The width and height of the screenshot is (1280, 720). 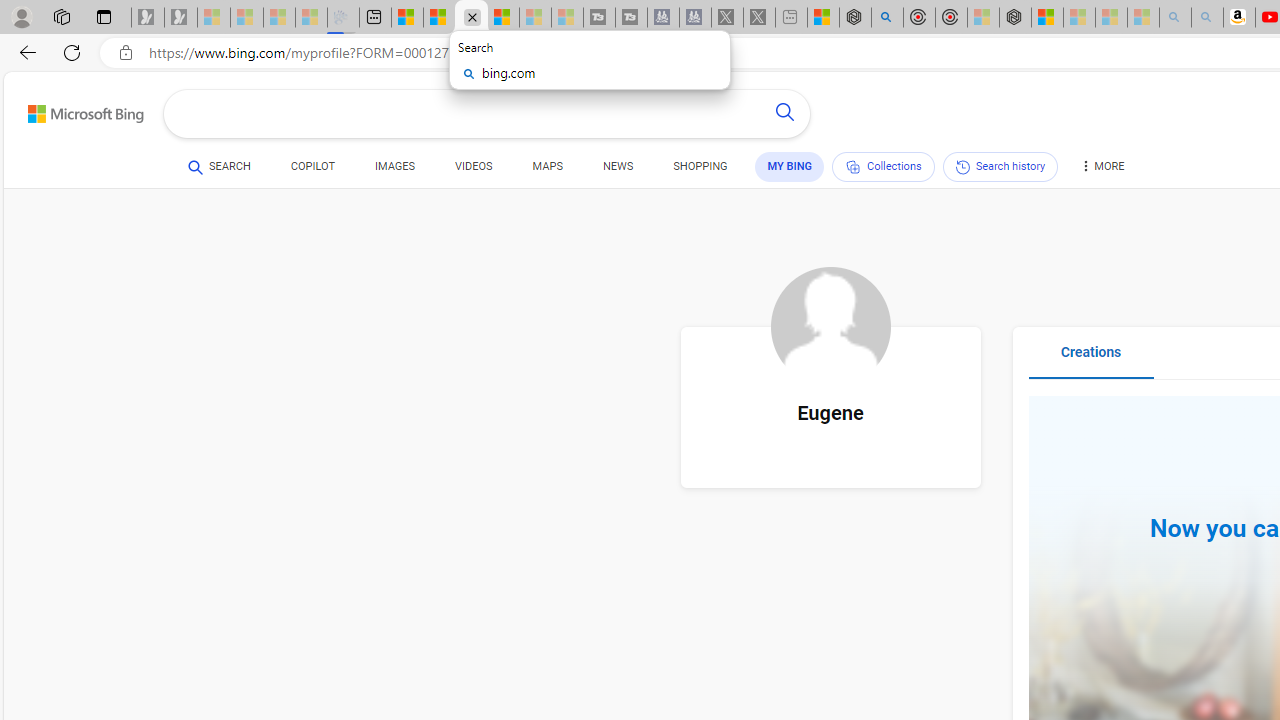 What do you see at coordinates (1090, 360) in the screenshot?
I see `'Creations'` at bounding box center [1090, 360].